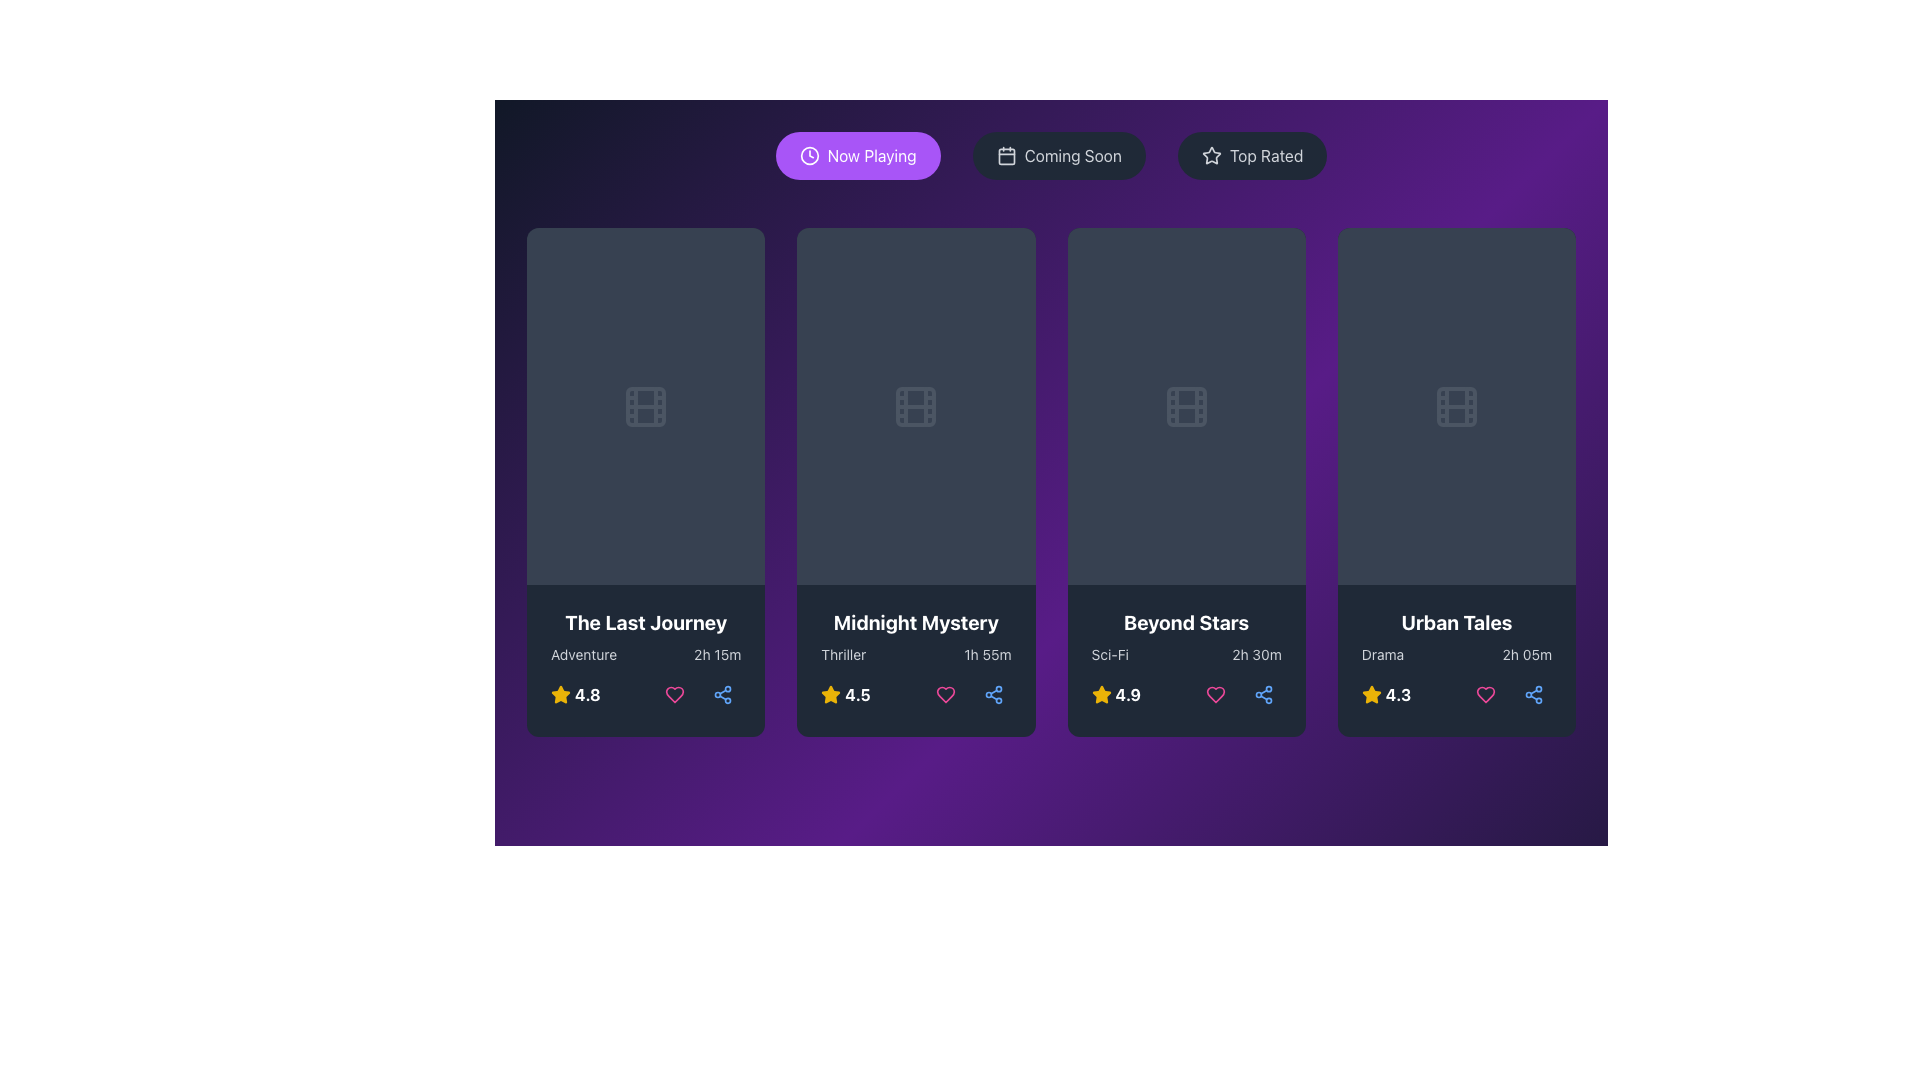 The width and height of the screenshot is (1920, 1080). I want to click on the first button in the horizontal layout, so click(858, 154).